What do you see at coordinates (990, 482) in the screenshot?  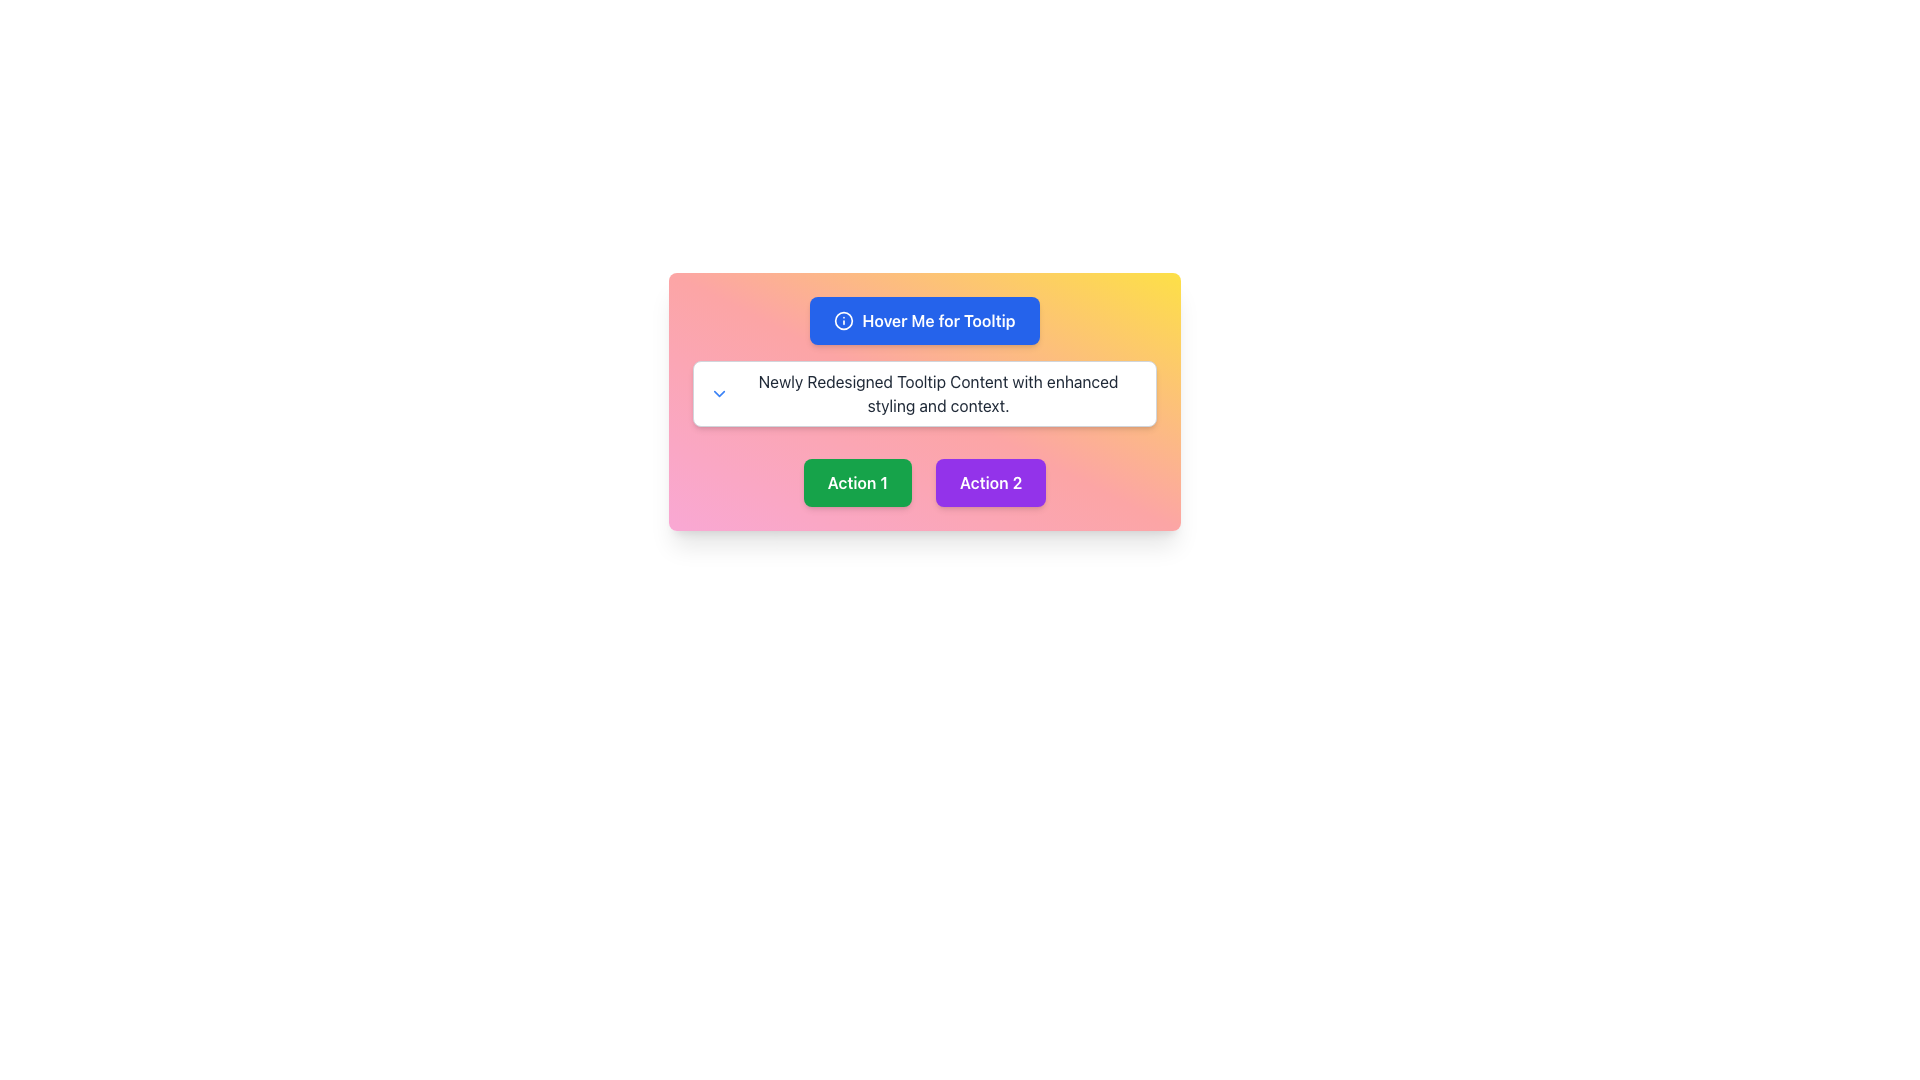 I see `the 'Action 2' button located at the bottom right of the card` at bounding box center [990, 482].